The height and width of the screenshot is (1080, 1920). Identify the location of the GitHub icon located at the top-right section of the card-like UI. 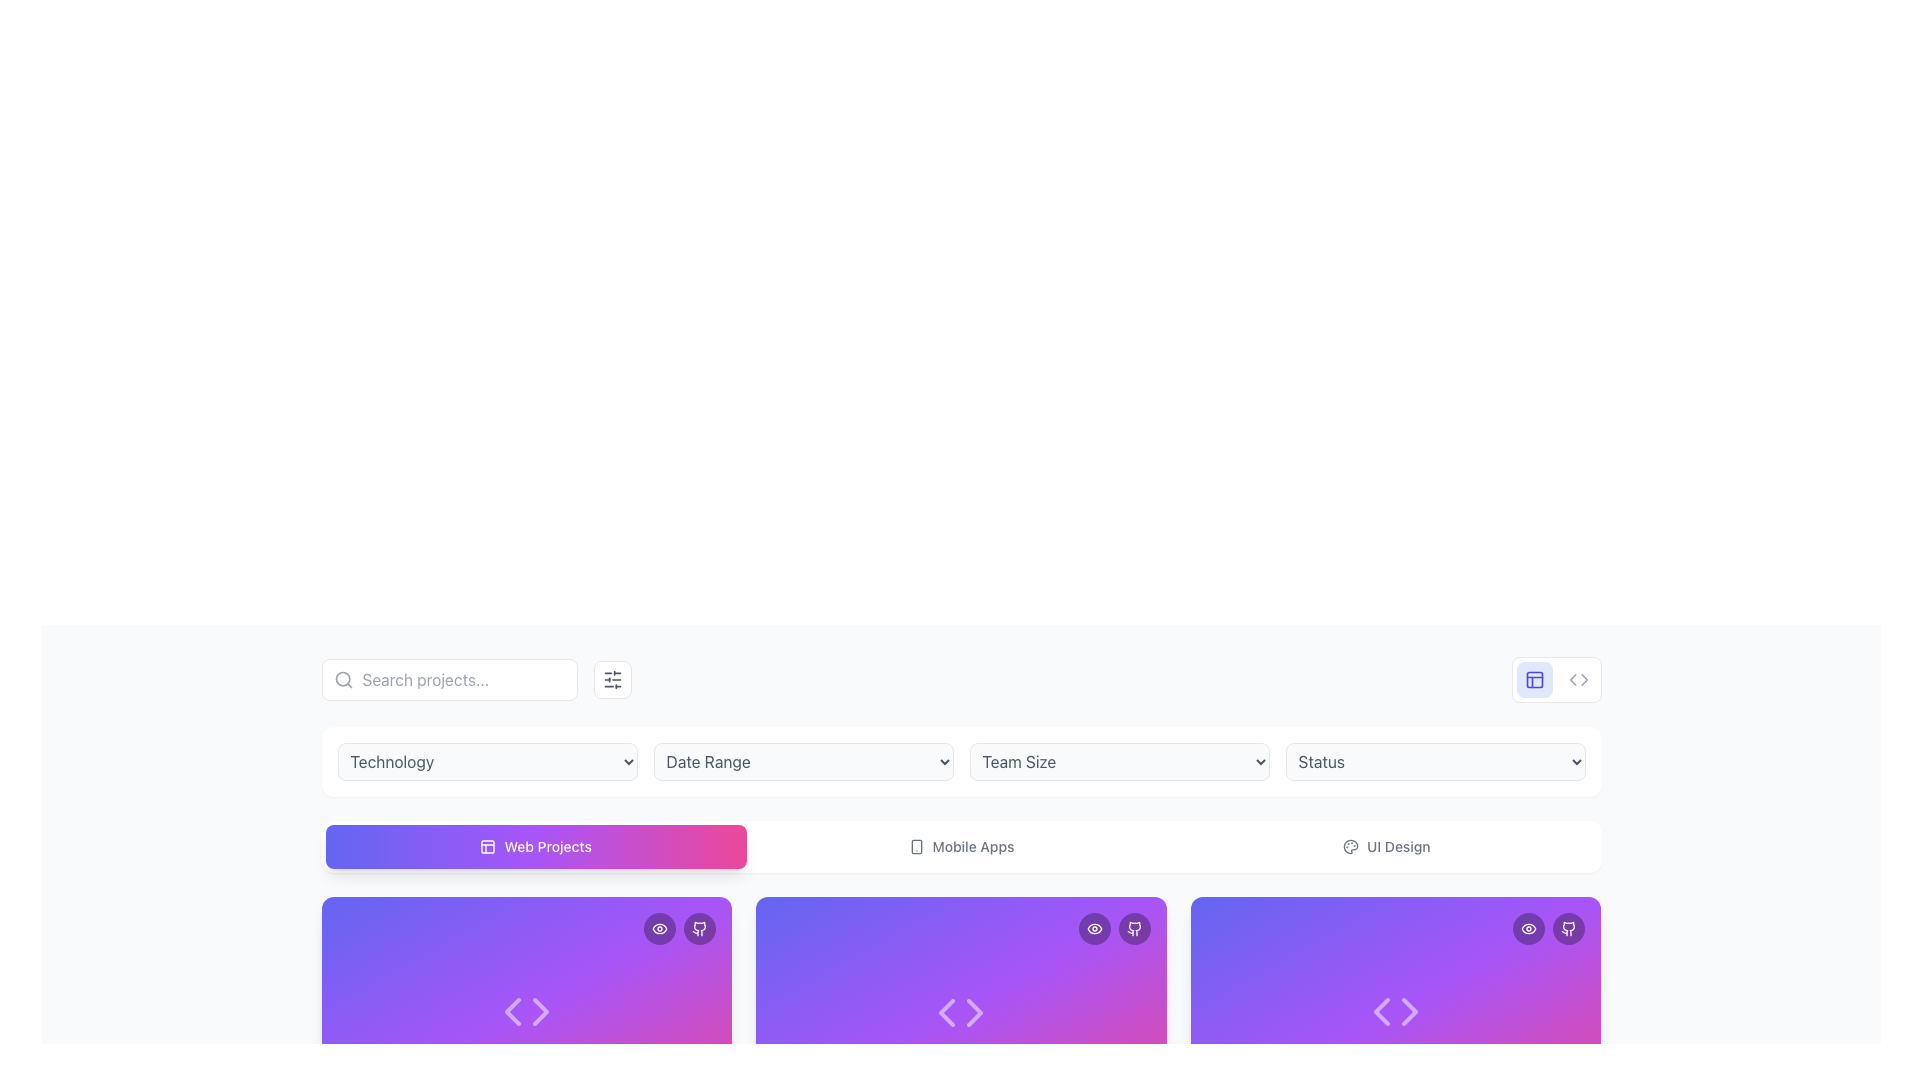
(1133, 929).